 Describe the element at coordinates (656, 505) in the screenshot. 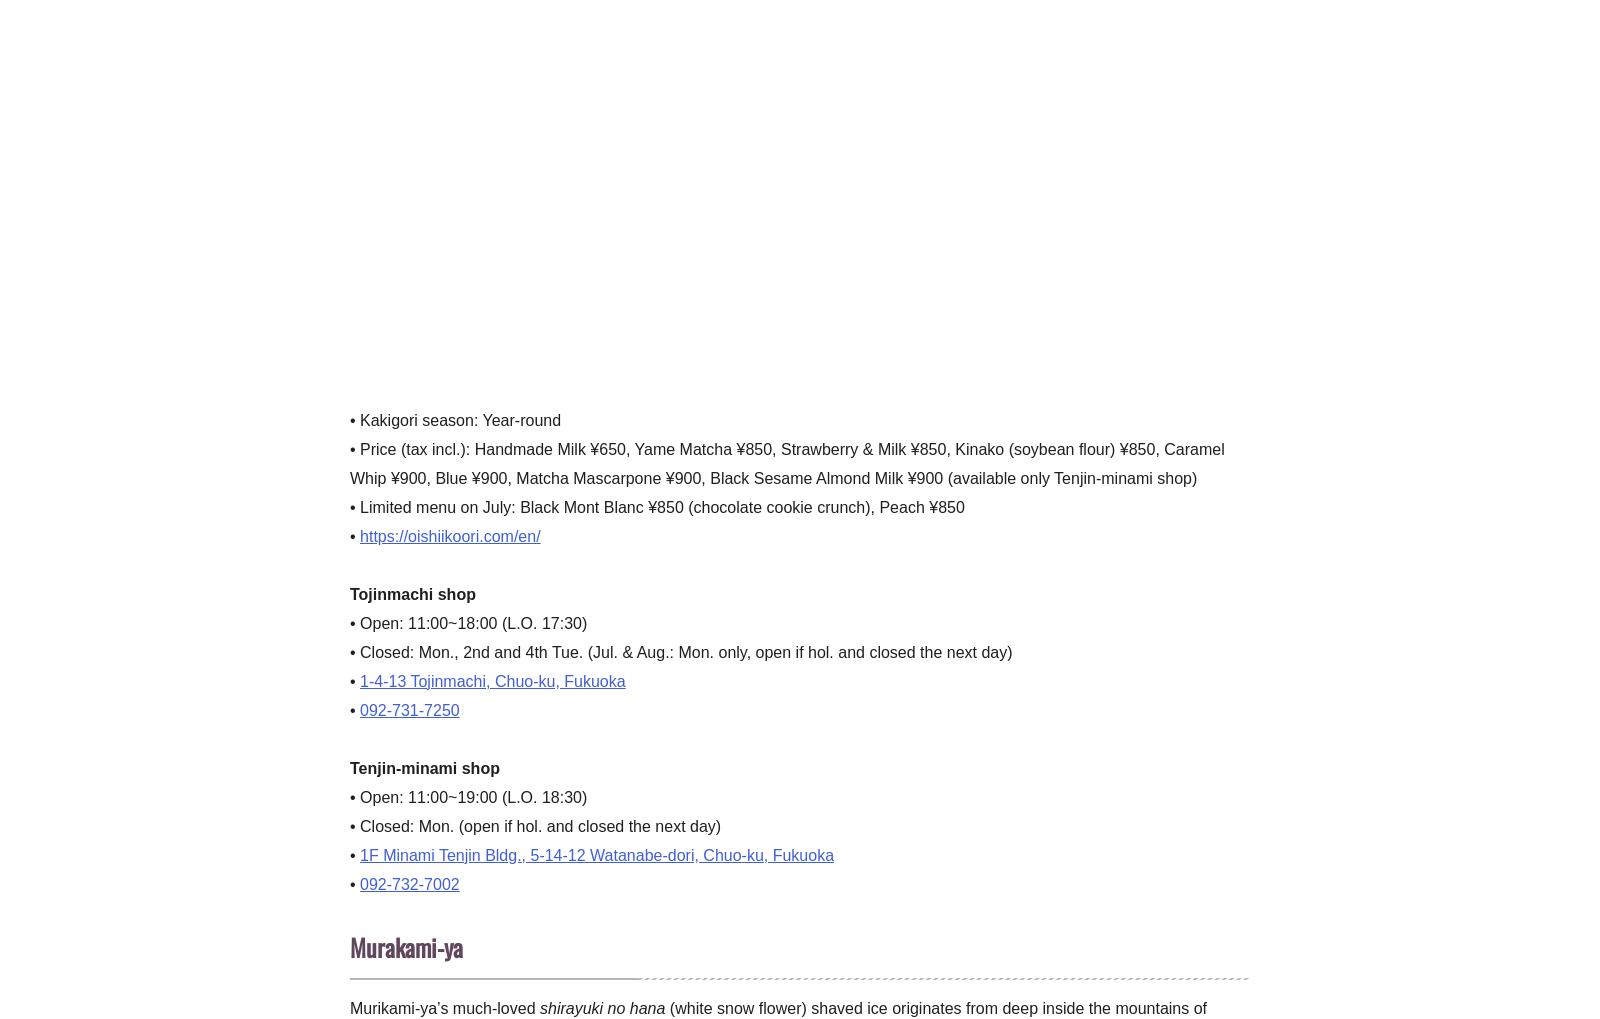

I see `'• Limited menu on July: Black Mont Blanc ¥850 (chocolate cookie crunch), Peach ¥850'` at that location.